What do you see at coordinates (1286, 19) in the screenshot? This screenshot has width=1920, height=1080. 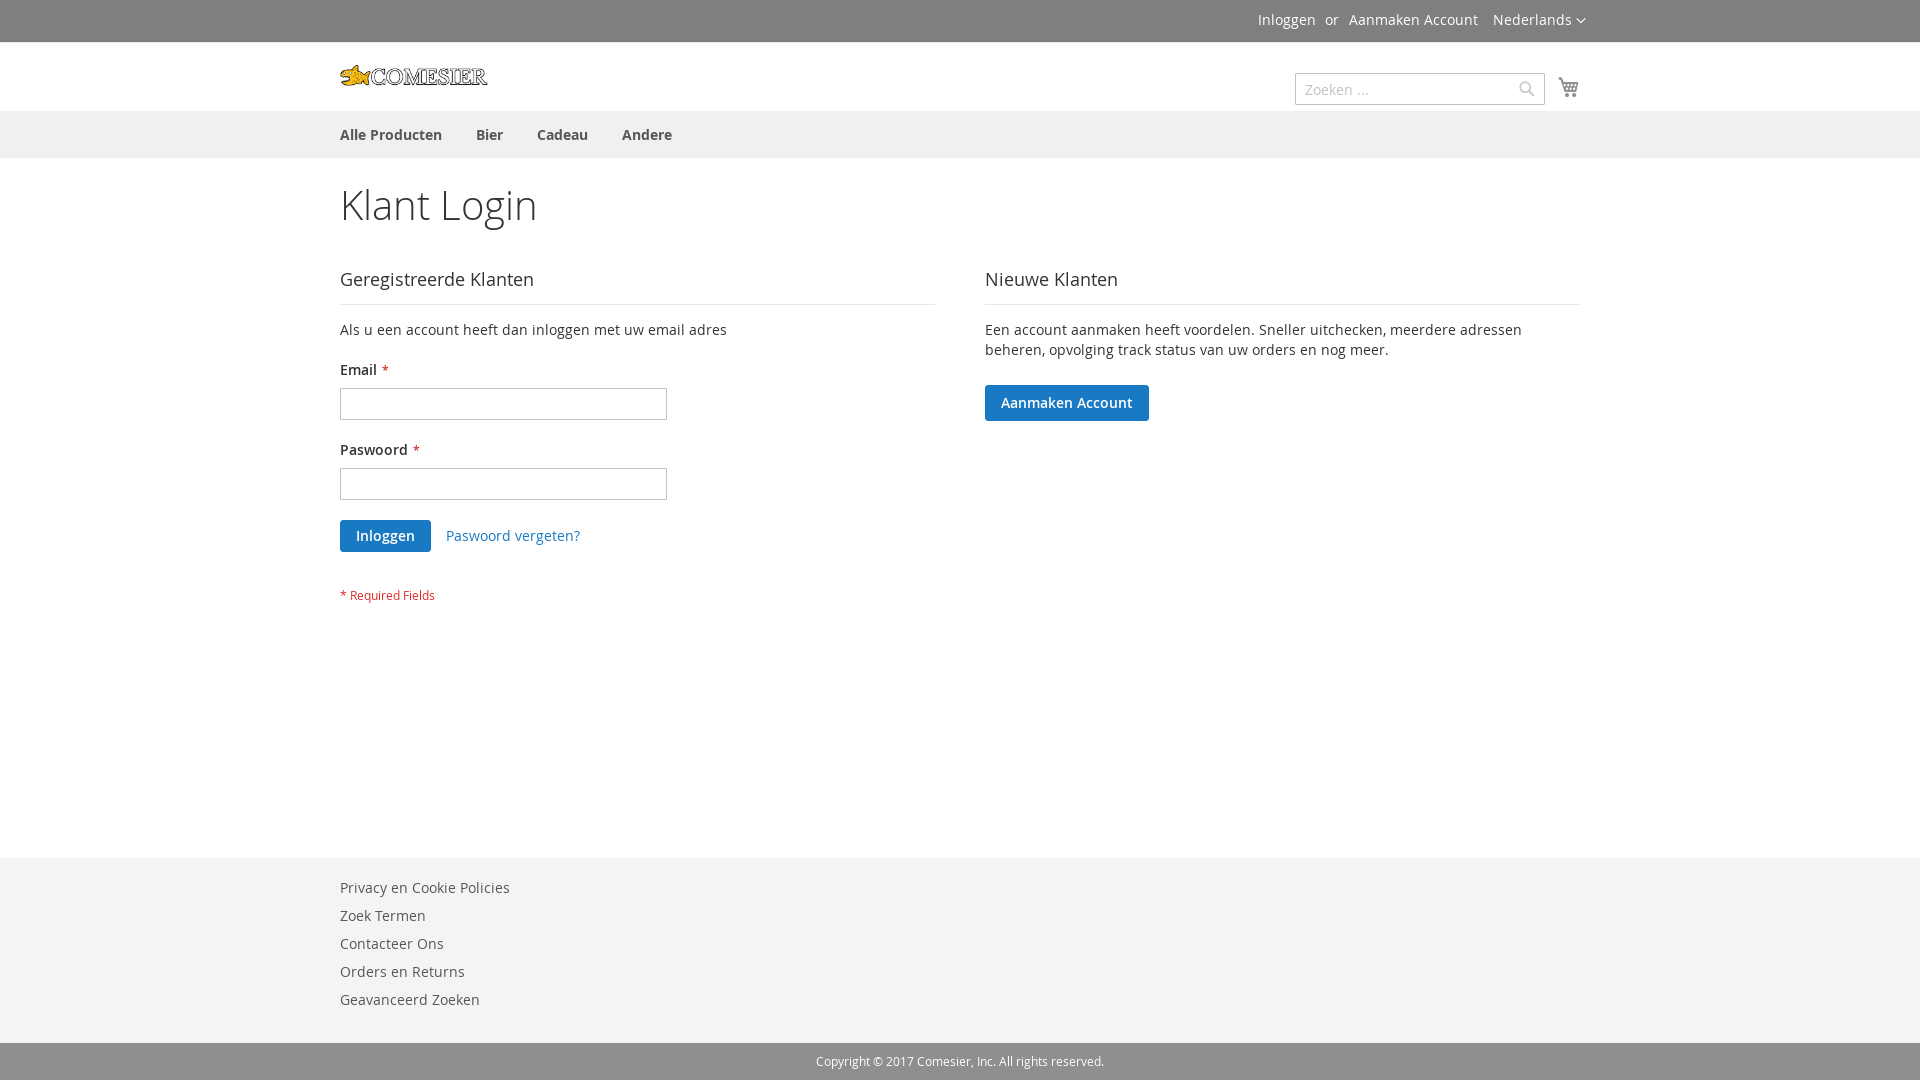 I see `'Inloggen'` at bounding box center [1286, 19].